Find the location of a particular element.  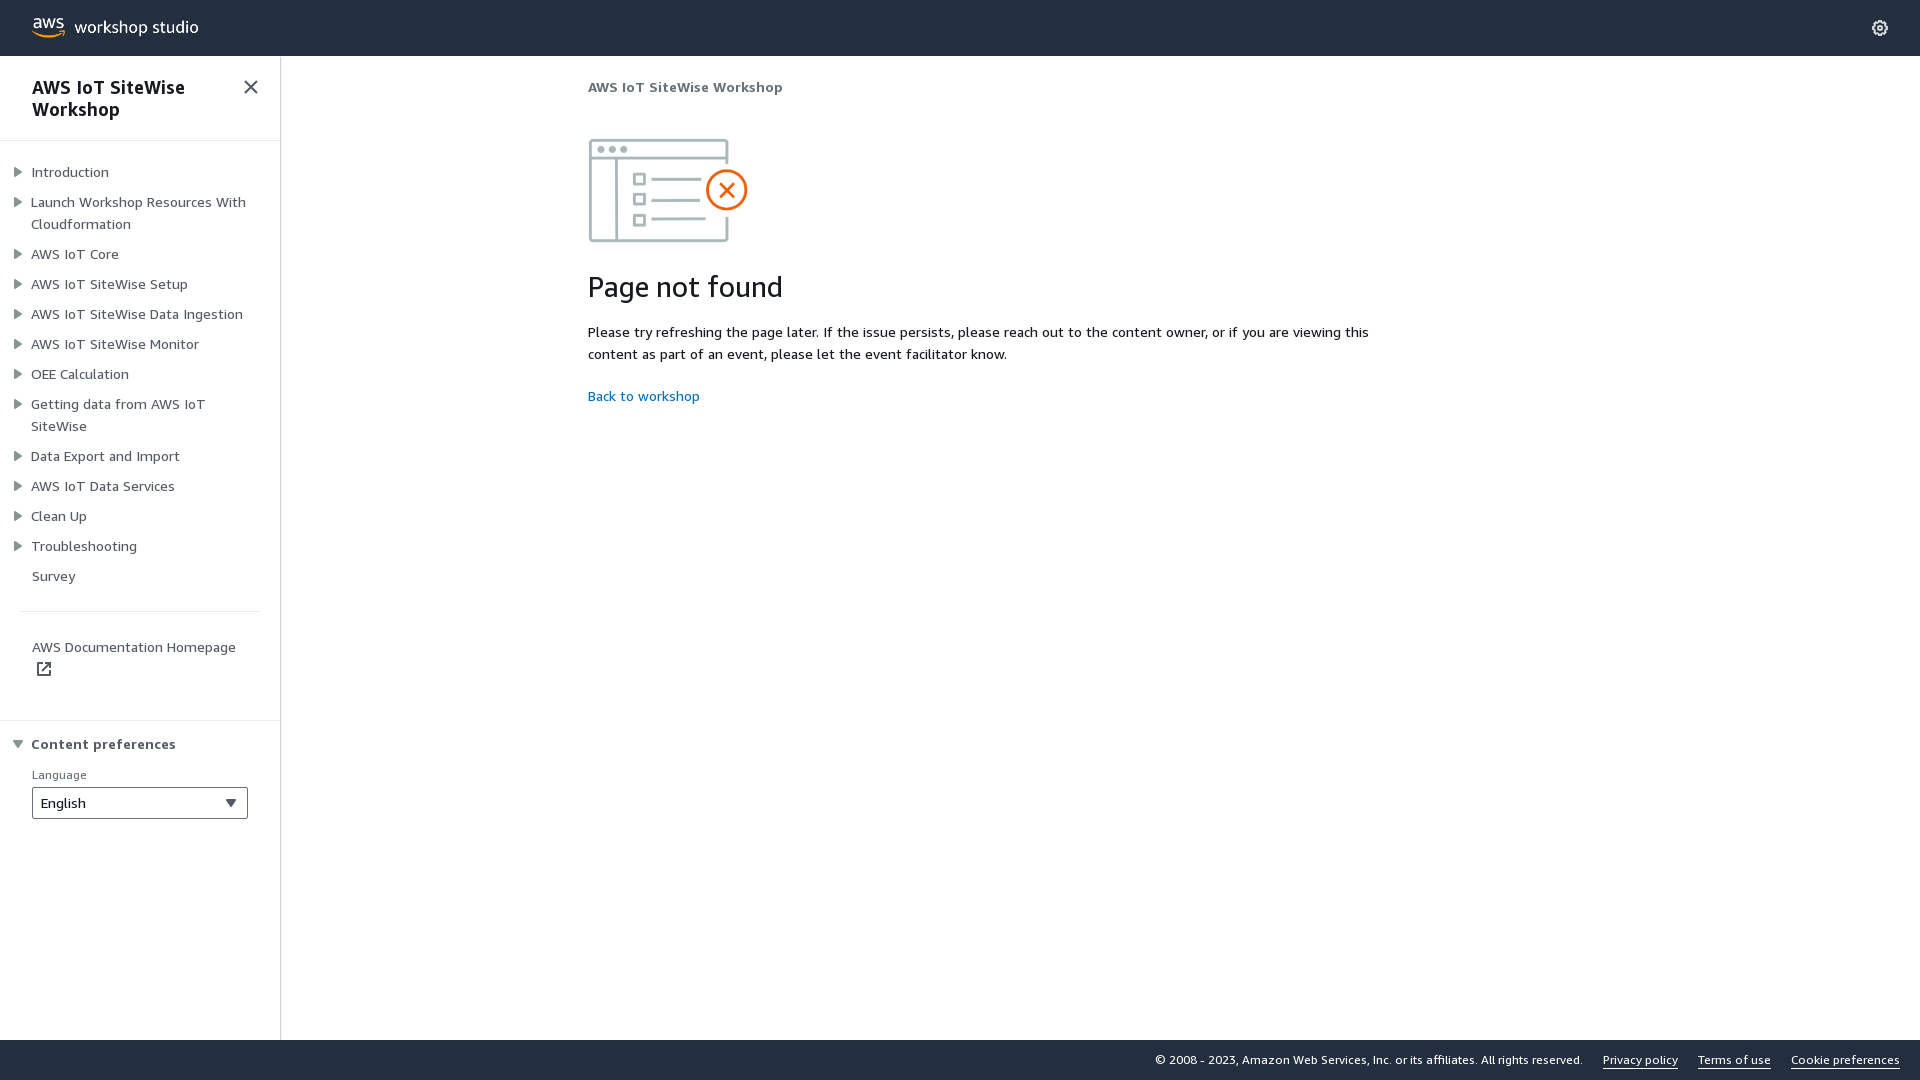

'AWS IoT Data Services' is located at coordinates (101, 486).